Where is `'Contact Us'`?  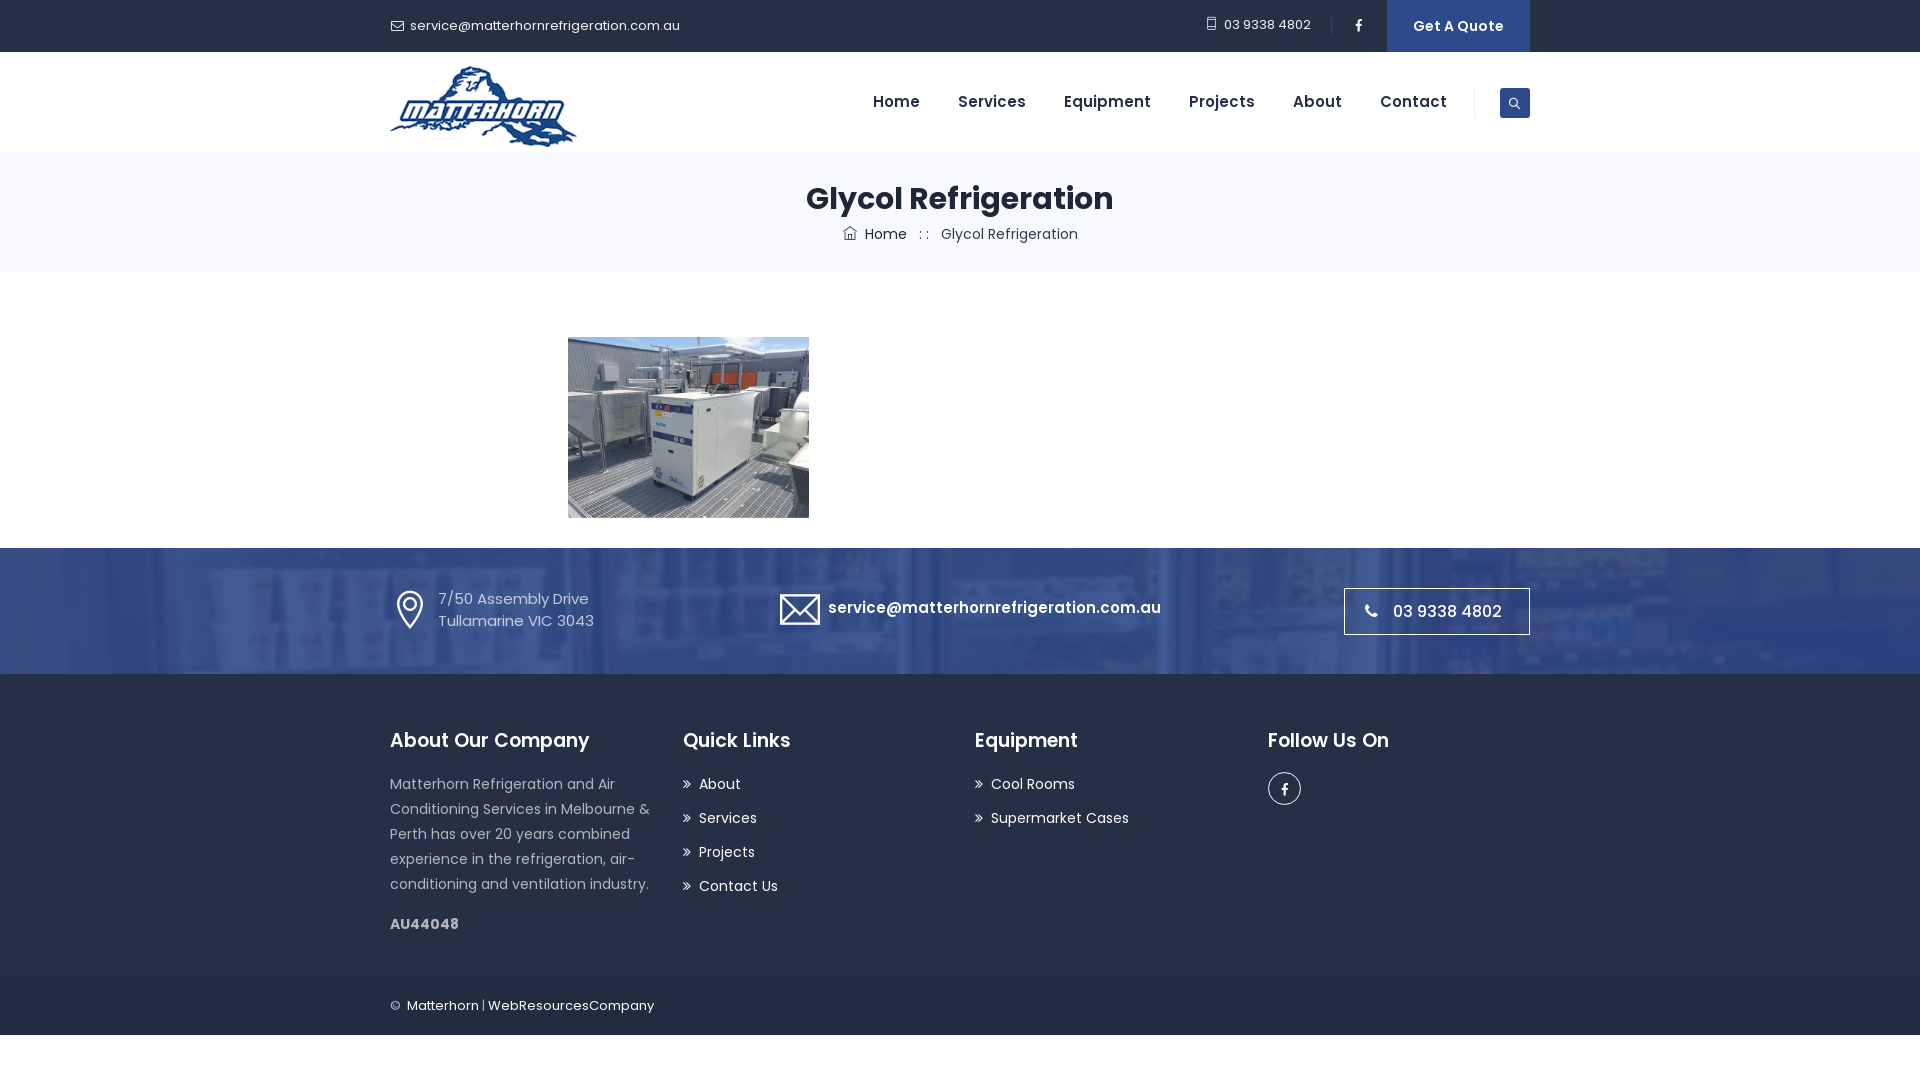 'Contact Us' is located at coordinates (728, 885).